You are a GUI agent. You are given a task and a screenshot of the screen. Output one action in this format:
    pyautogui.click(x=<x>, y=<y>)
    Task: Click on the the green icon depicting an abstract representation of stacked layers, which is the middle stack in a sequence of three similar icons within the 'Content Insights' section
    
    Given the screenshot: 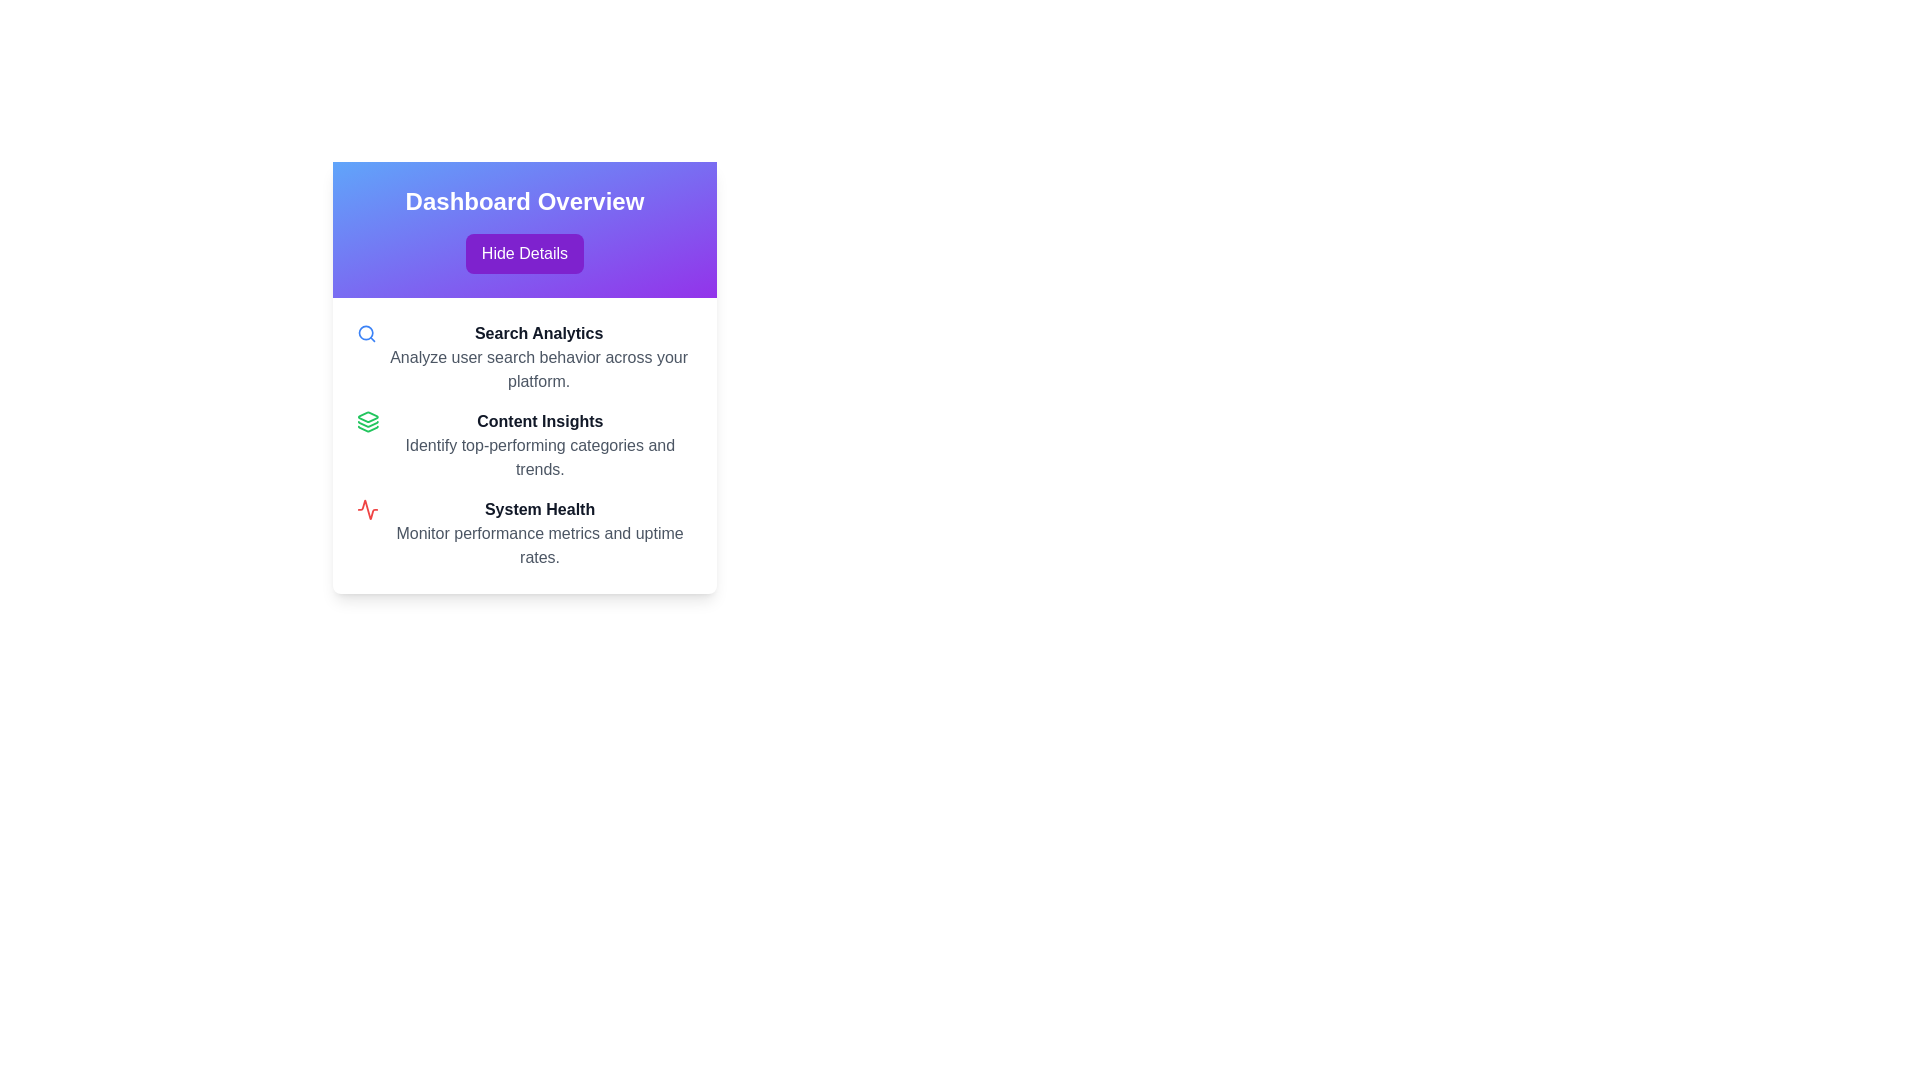 What is the action you would take?
    pyautogui.click(x=368, y=423)
    